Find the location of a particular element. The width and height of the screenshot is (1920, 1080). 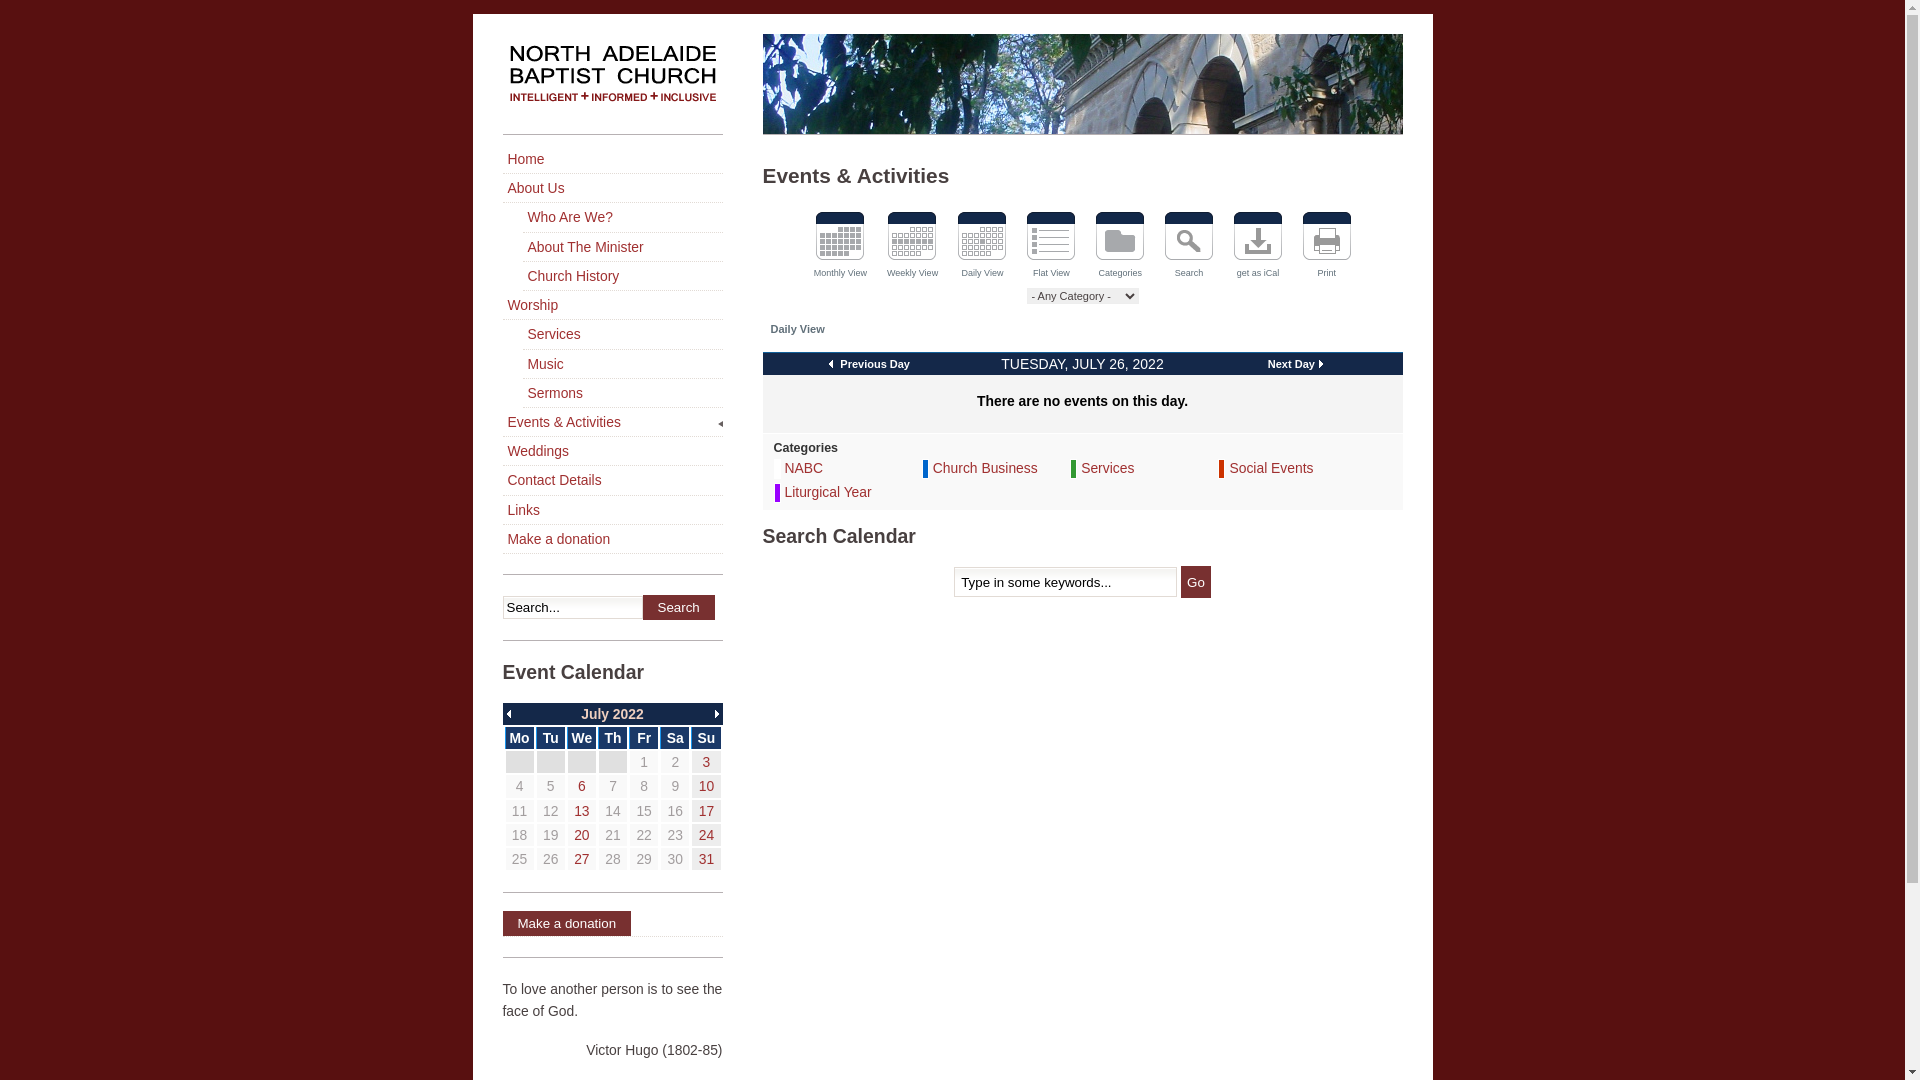

'6' is located at coordinates (580, 785).